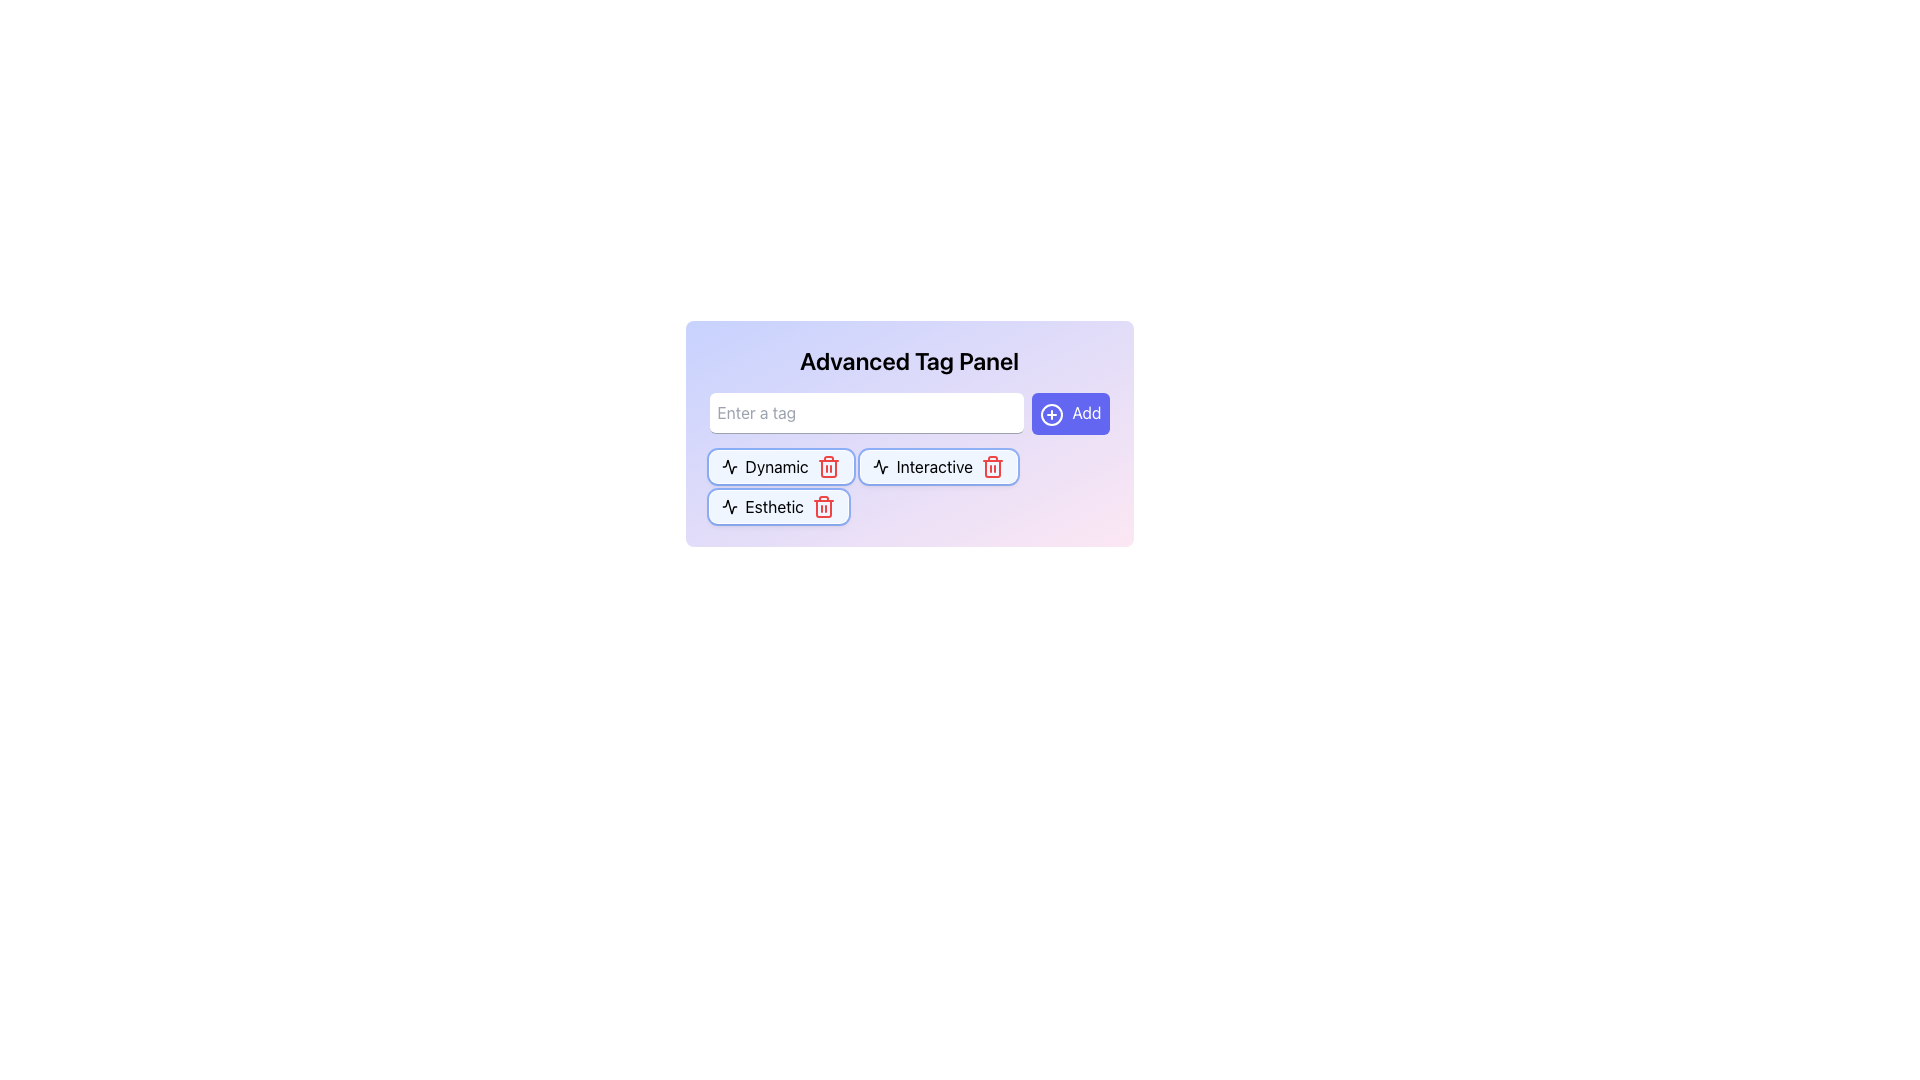 The image size is (1920, 1080). What do you see at coordinates (993, 468) in the screenshot?
I see `the second trash icon button beside the 'Interactive' label` at bounding box center [993, 468].